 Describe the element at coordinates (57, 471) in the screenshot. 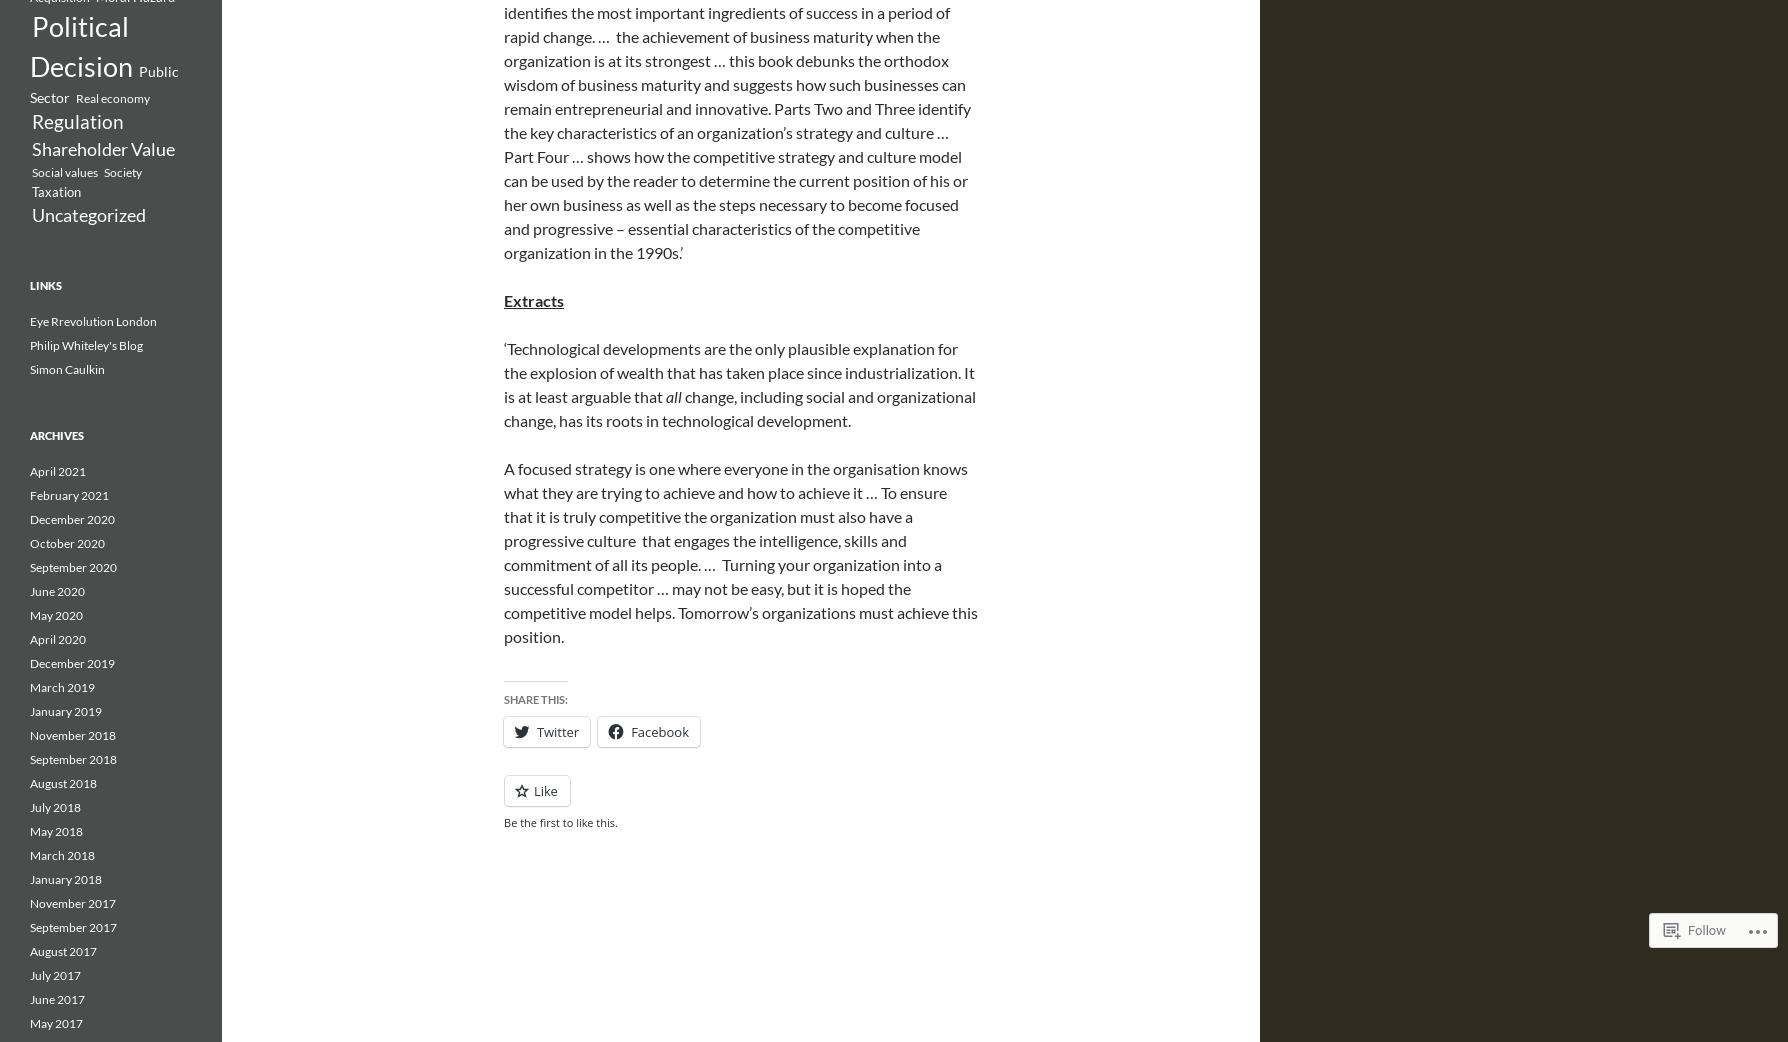

I see `'April 2021'` at that location.